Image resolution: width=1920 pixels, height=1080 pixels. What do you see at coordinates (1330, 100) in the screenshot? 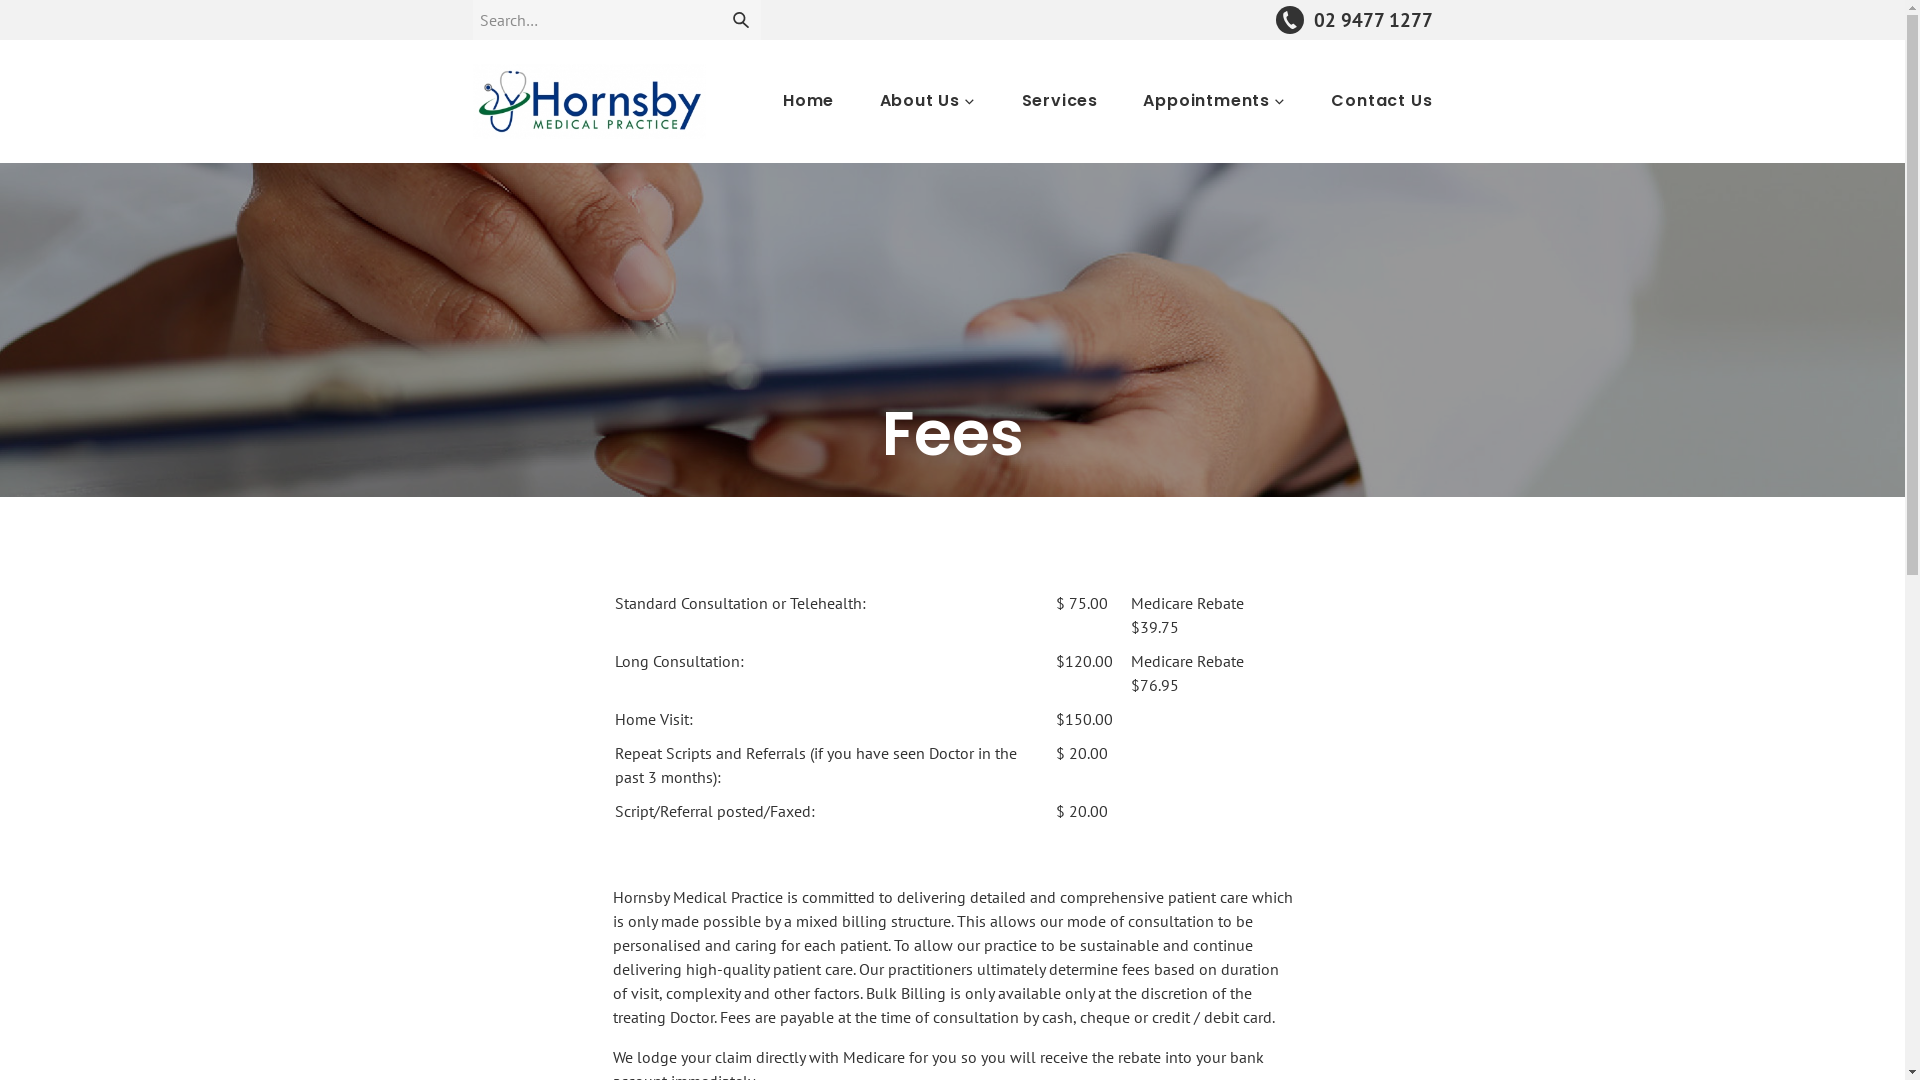
I see `'Contact Us'` at bounding box center [1330, 100].